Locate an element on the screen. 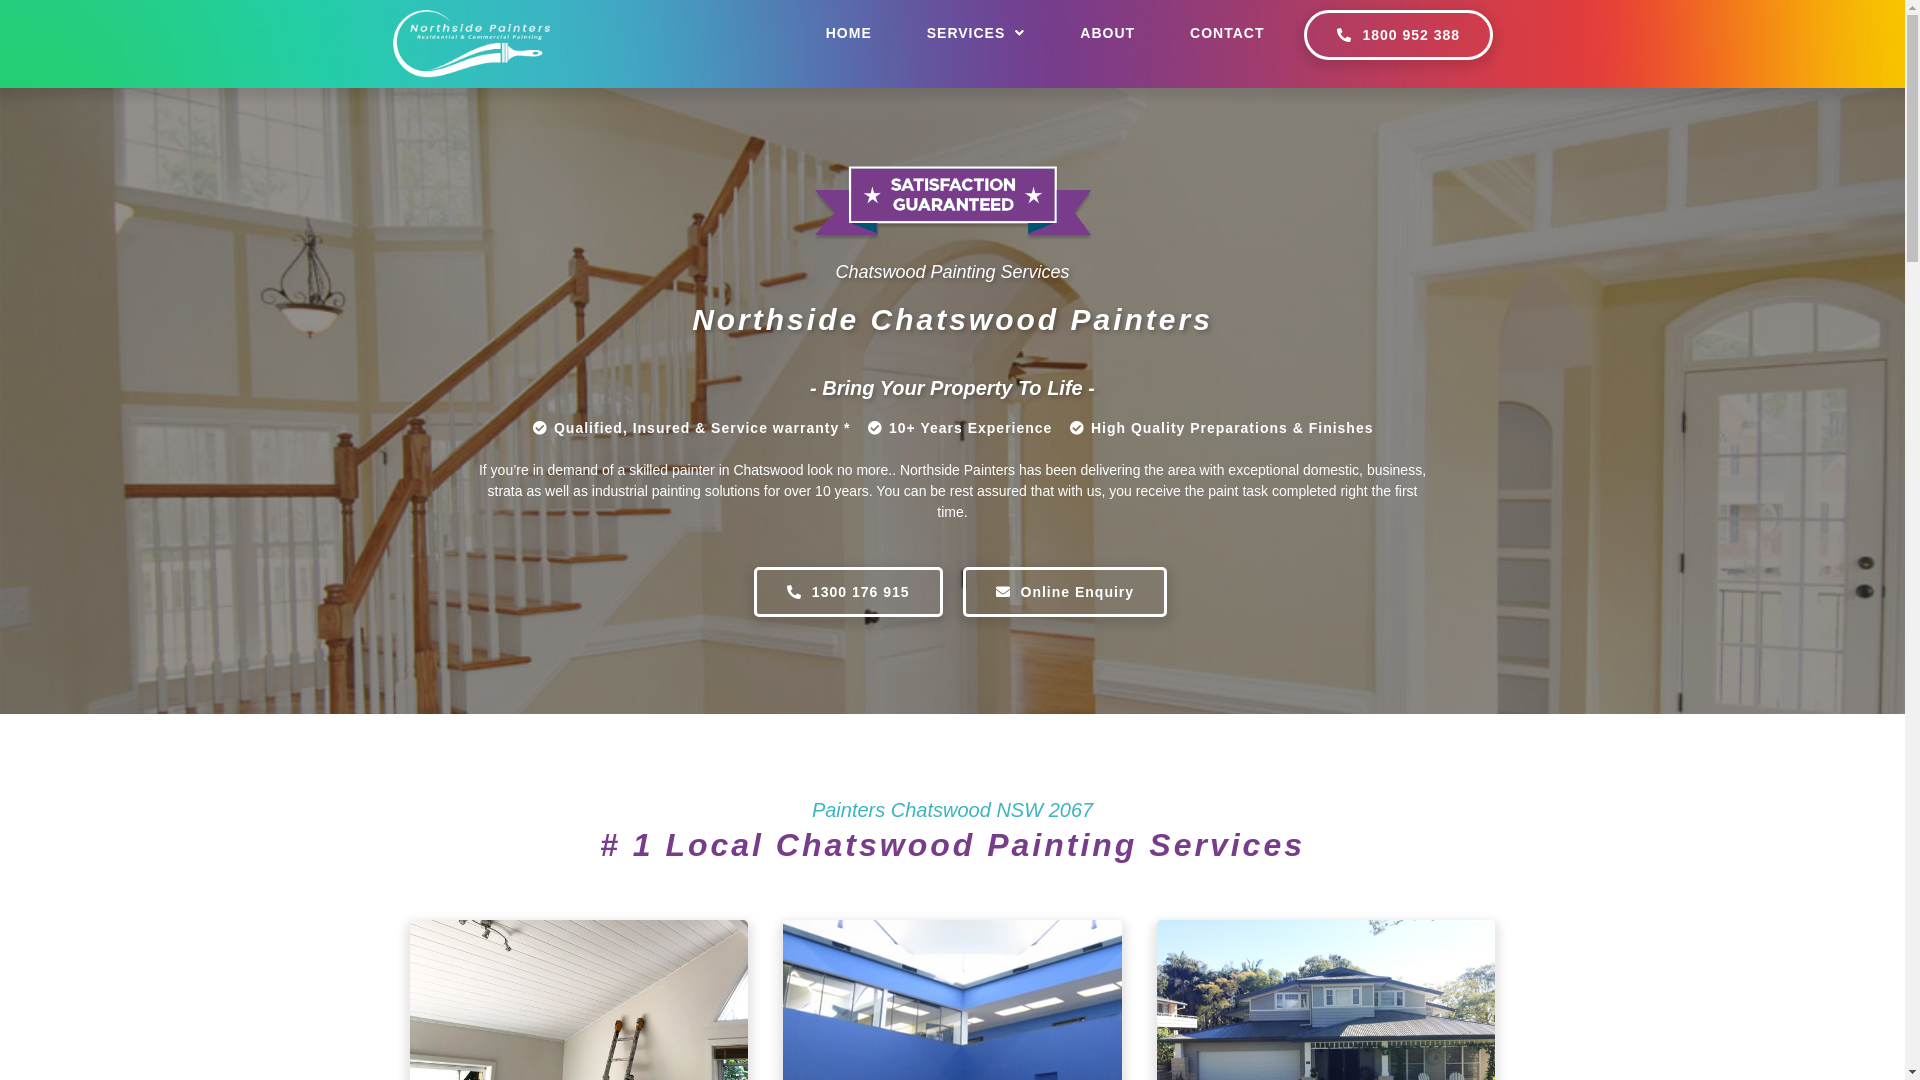  'Online Enquiry' is located at coordinates (1063, 590).